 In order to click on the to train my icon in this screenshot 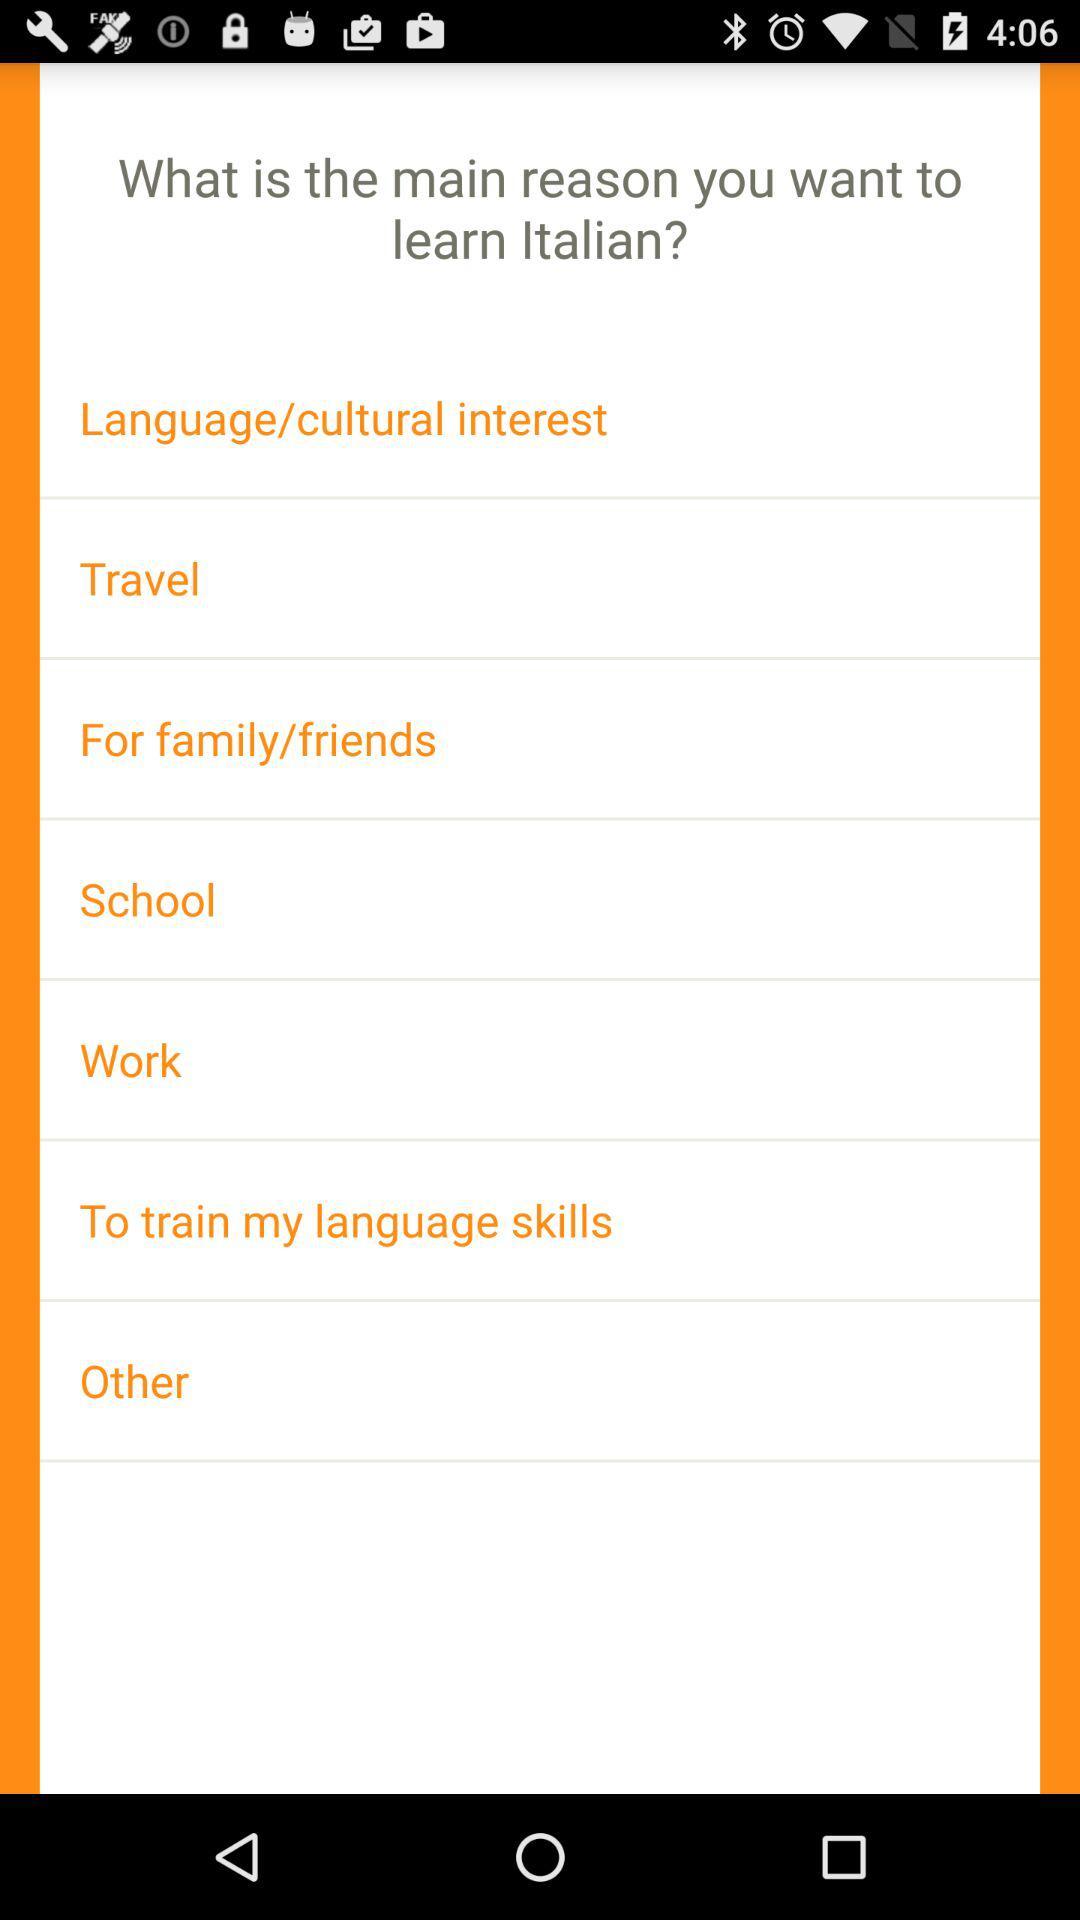, I will do `click(540, 1219)`.